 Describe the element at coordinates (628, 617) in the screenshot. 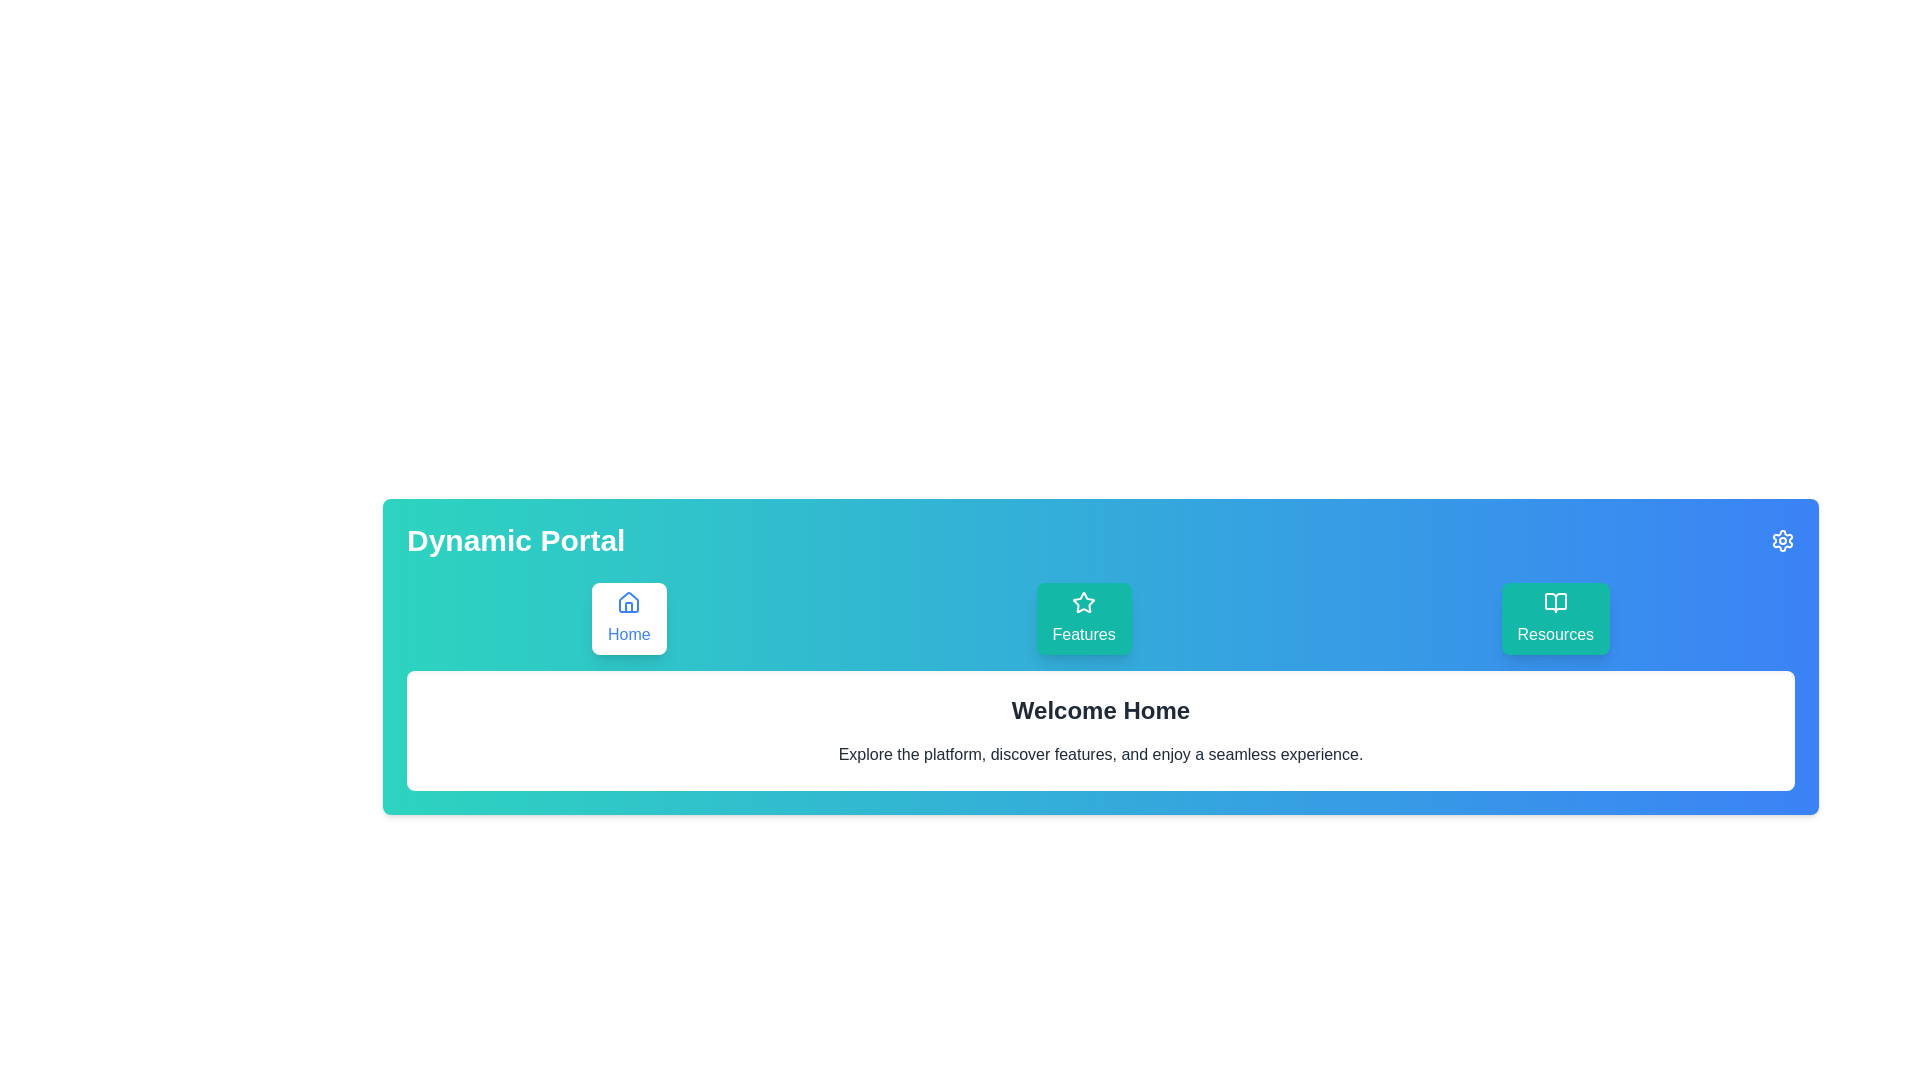

I see `the 'Home' button, which is a rounded button with a white background and blue text, located at the upper left of the page` at that location.